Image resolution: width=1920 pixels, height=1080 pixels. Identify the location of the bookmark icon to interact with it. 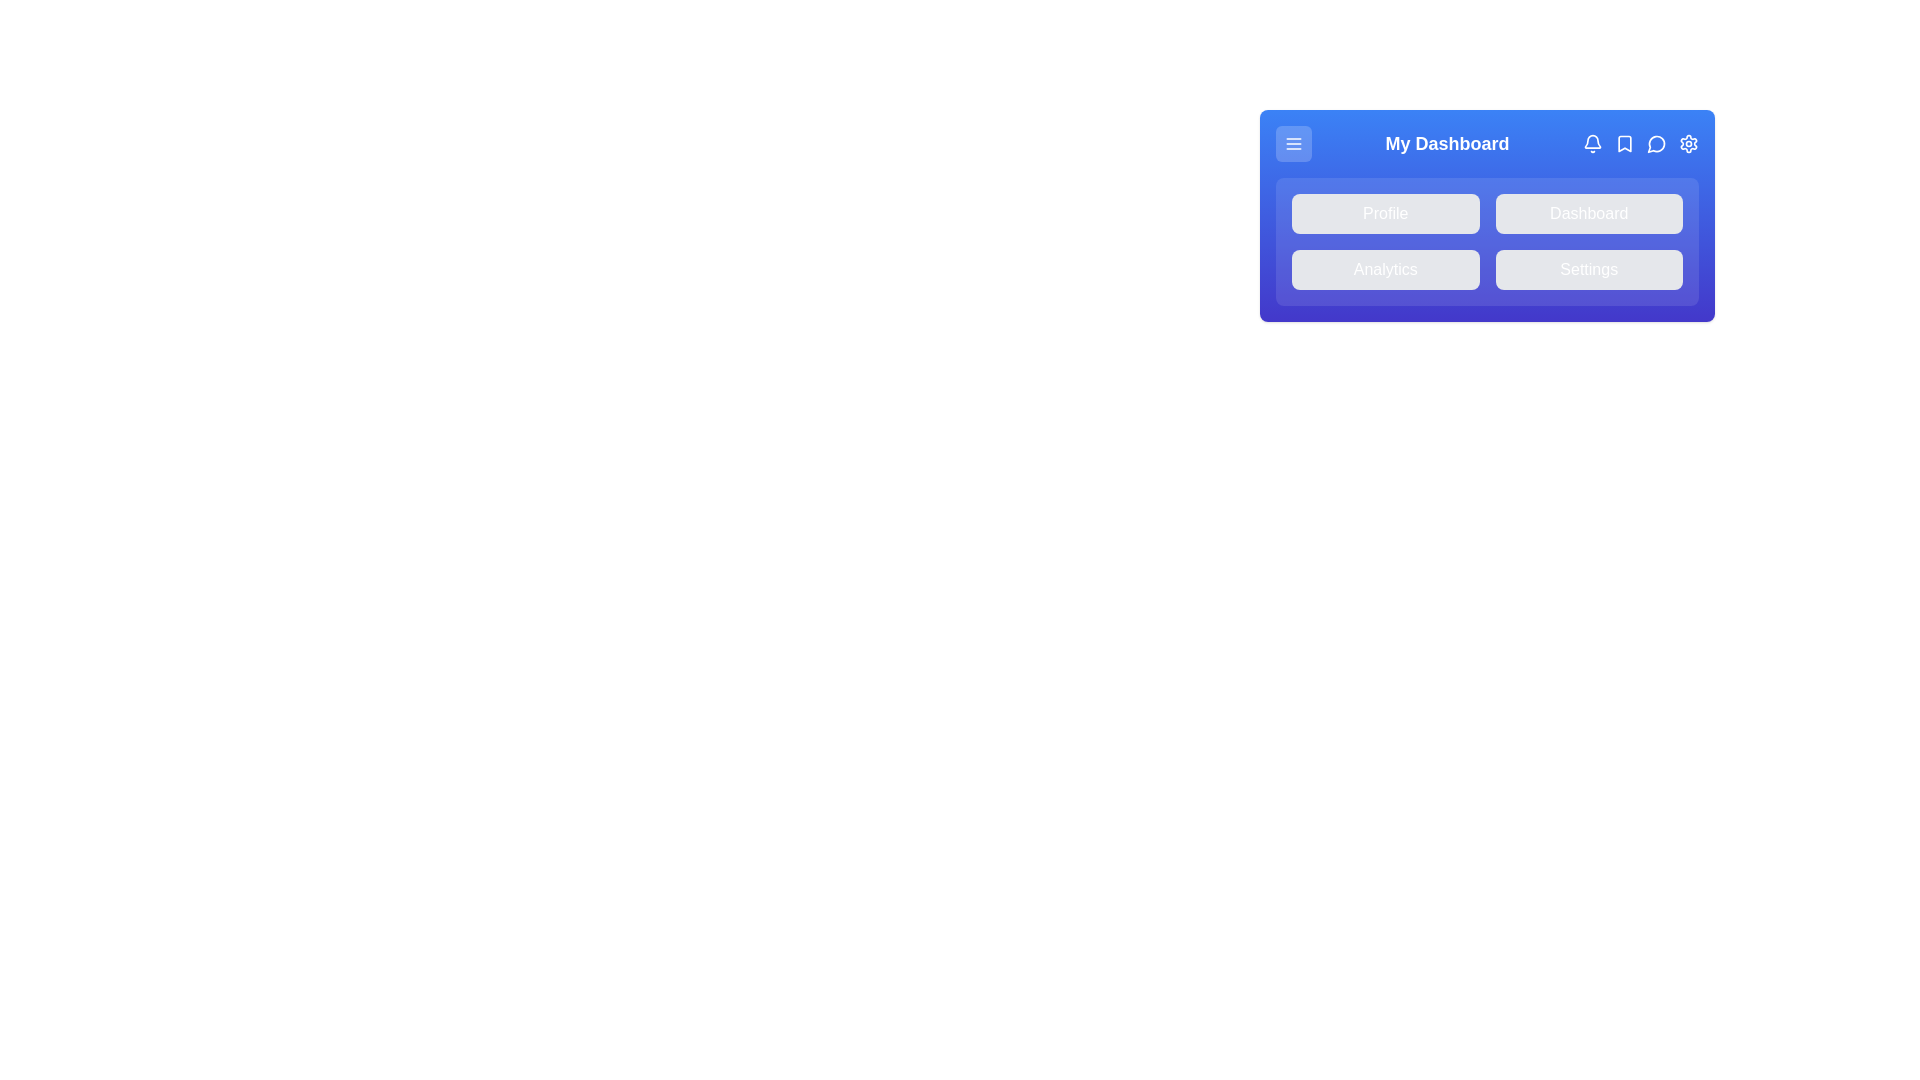
(1625, 142).